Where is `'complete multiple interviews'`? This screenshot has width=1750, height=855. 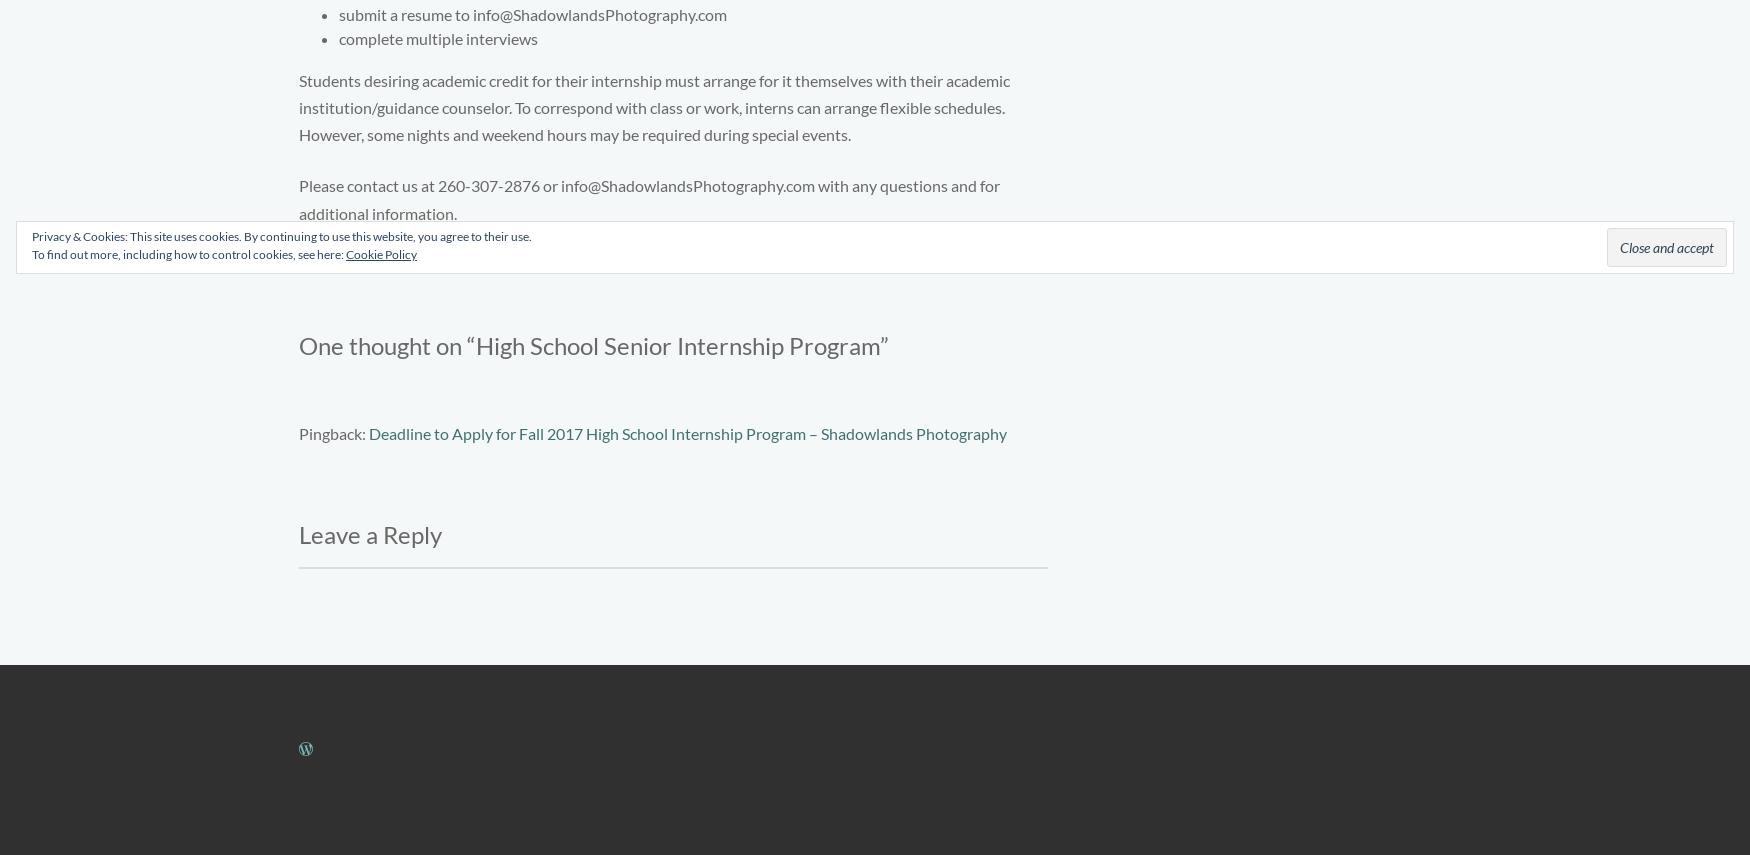
'complete multiple interviews' is located at coordinates (438, 36).